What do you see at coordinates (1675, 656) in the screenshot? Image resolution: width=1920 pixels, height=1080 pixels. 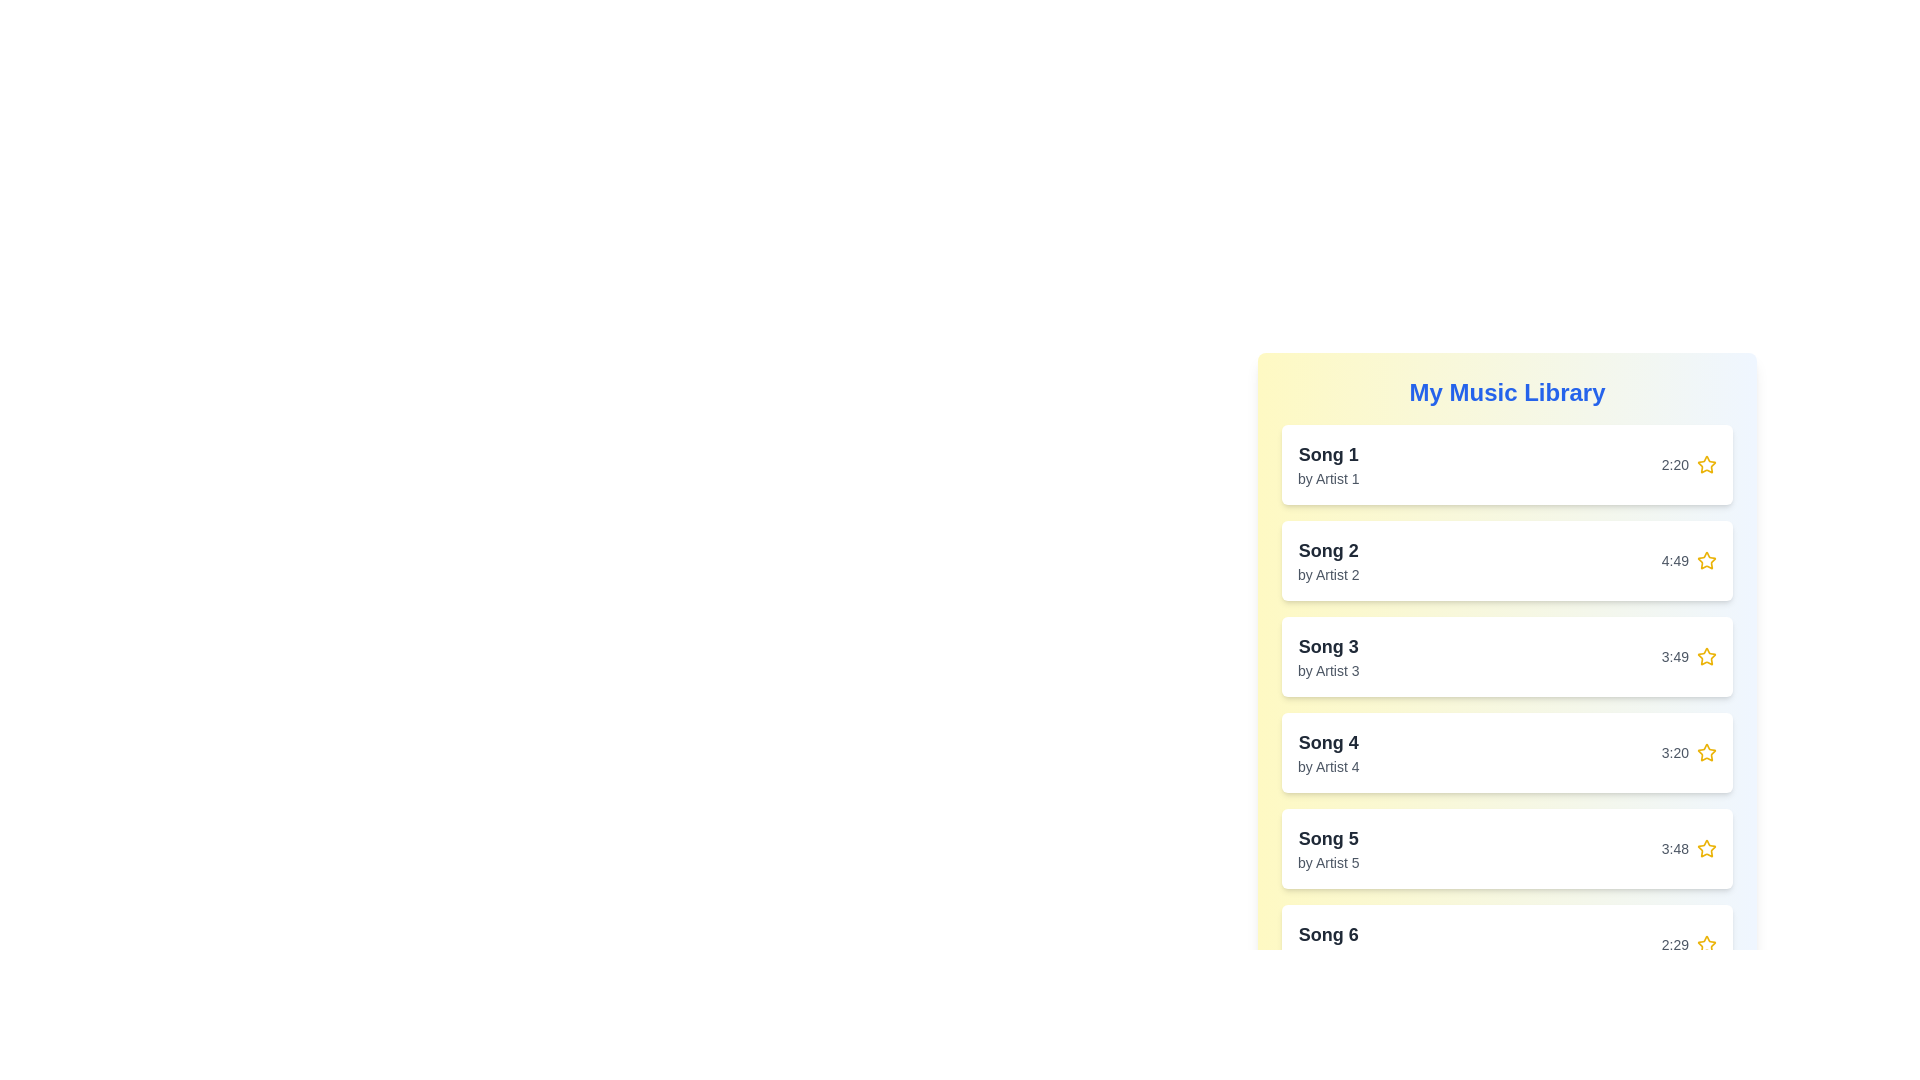 I see `the static text displaying the duration of 'Song 3 by Artist 3', which is located adjacent to a star icon` at bounding box center [1675, 656].